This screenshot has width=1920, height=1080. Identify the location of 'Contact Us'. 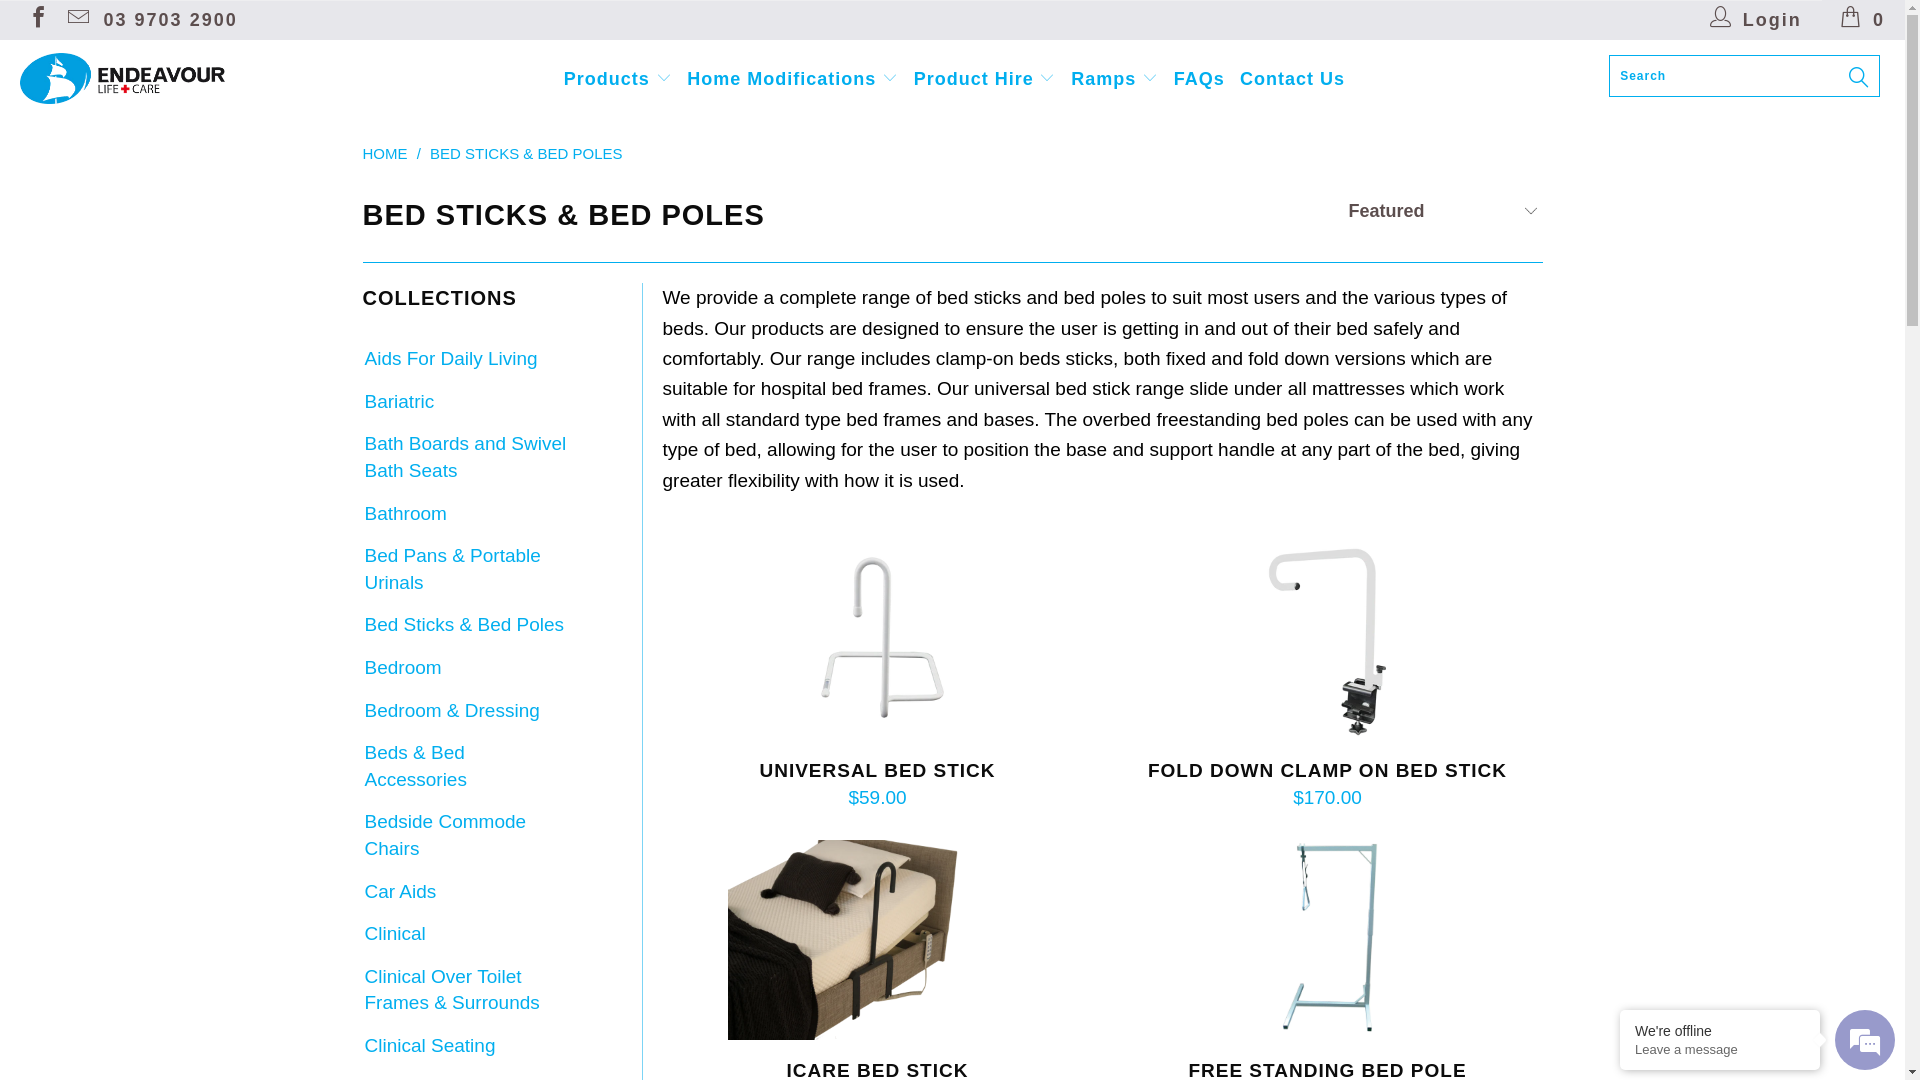
(1292, 78).